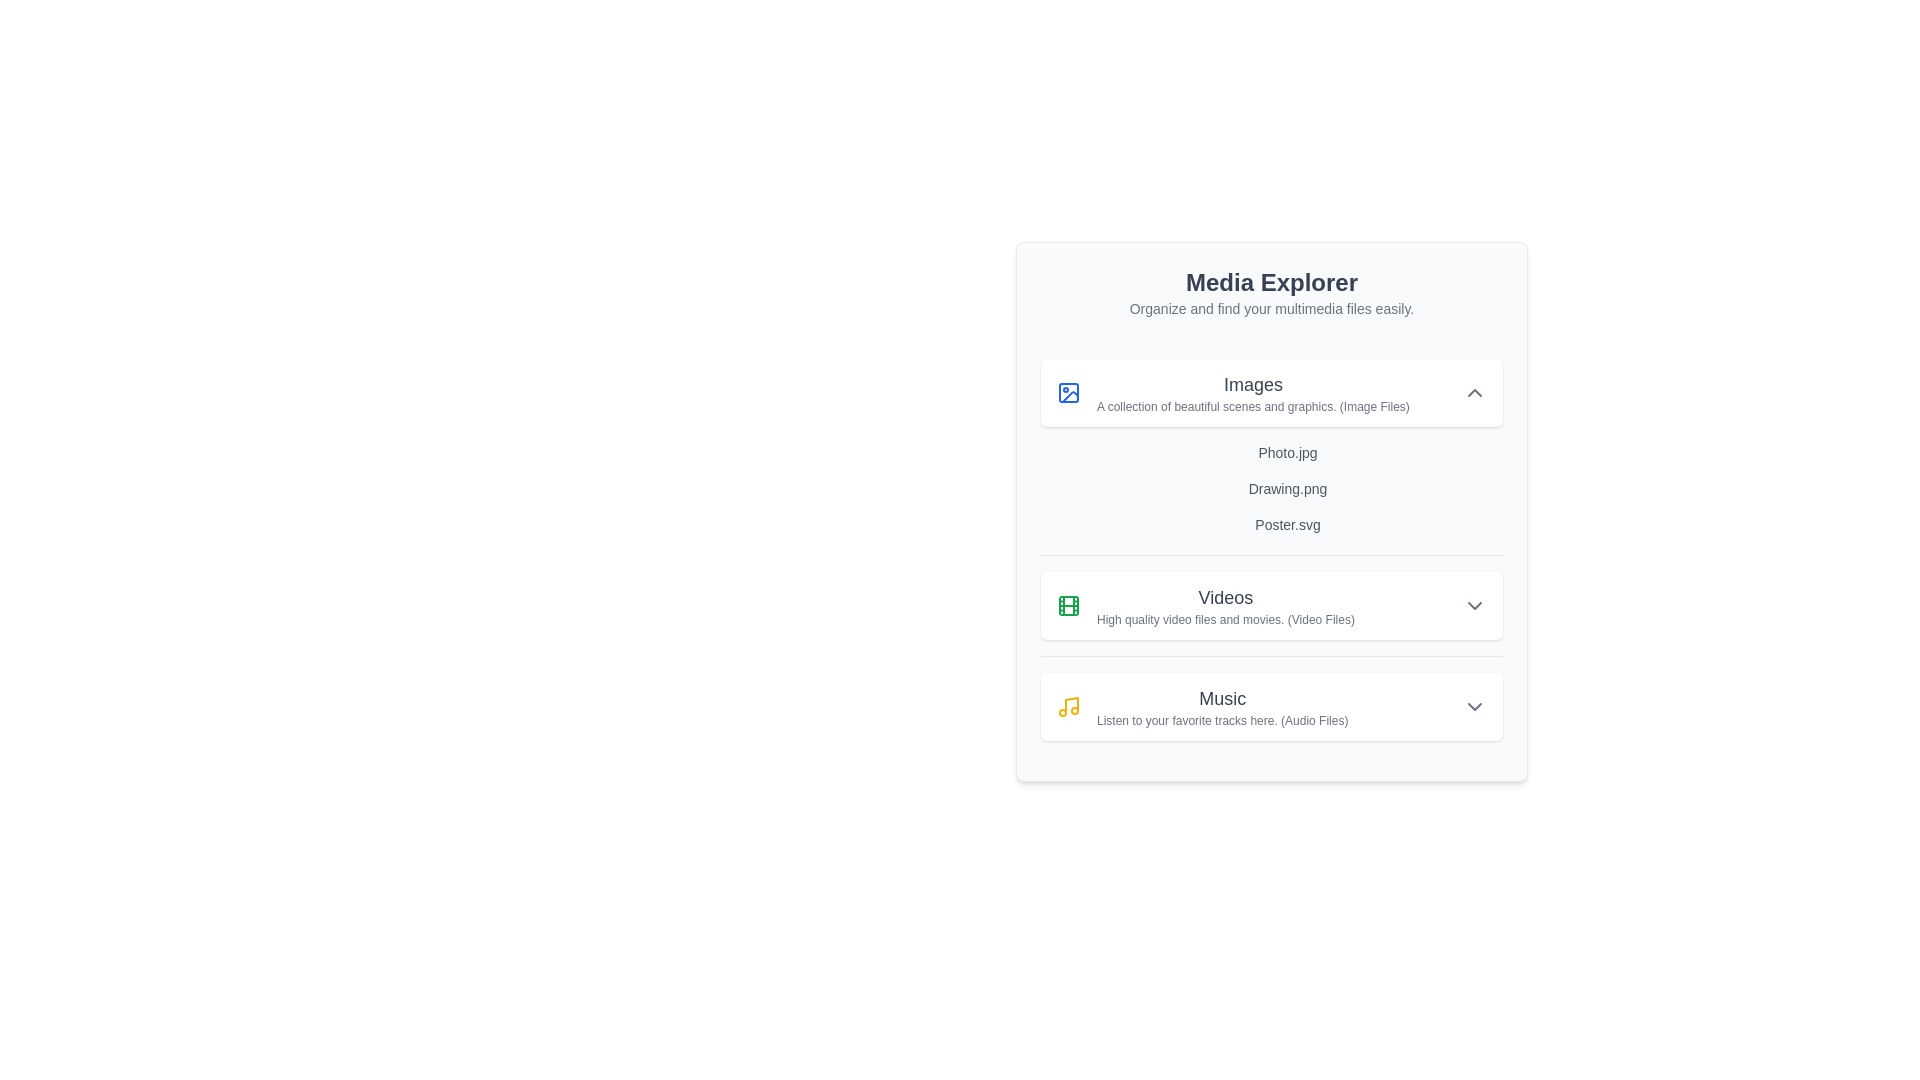 The height and width of the screenshot is (1080, 1920). Describe the element at coordinates (1271, 308) in the screenshot. I see `the static text element containing the description 'Organize and find your multimedia files easily.' located below the 'Media Explorer' header` at that location.